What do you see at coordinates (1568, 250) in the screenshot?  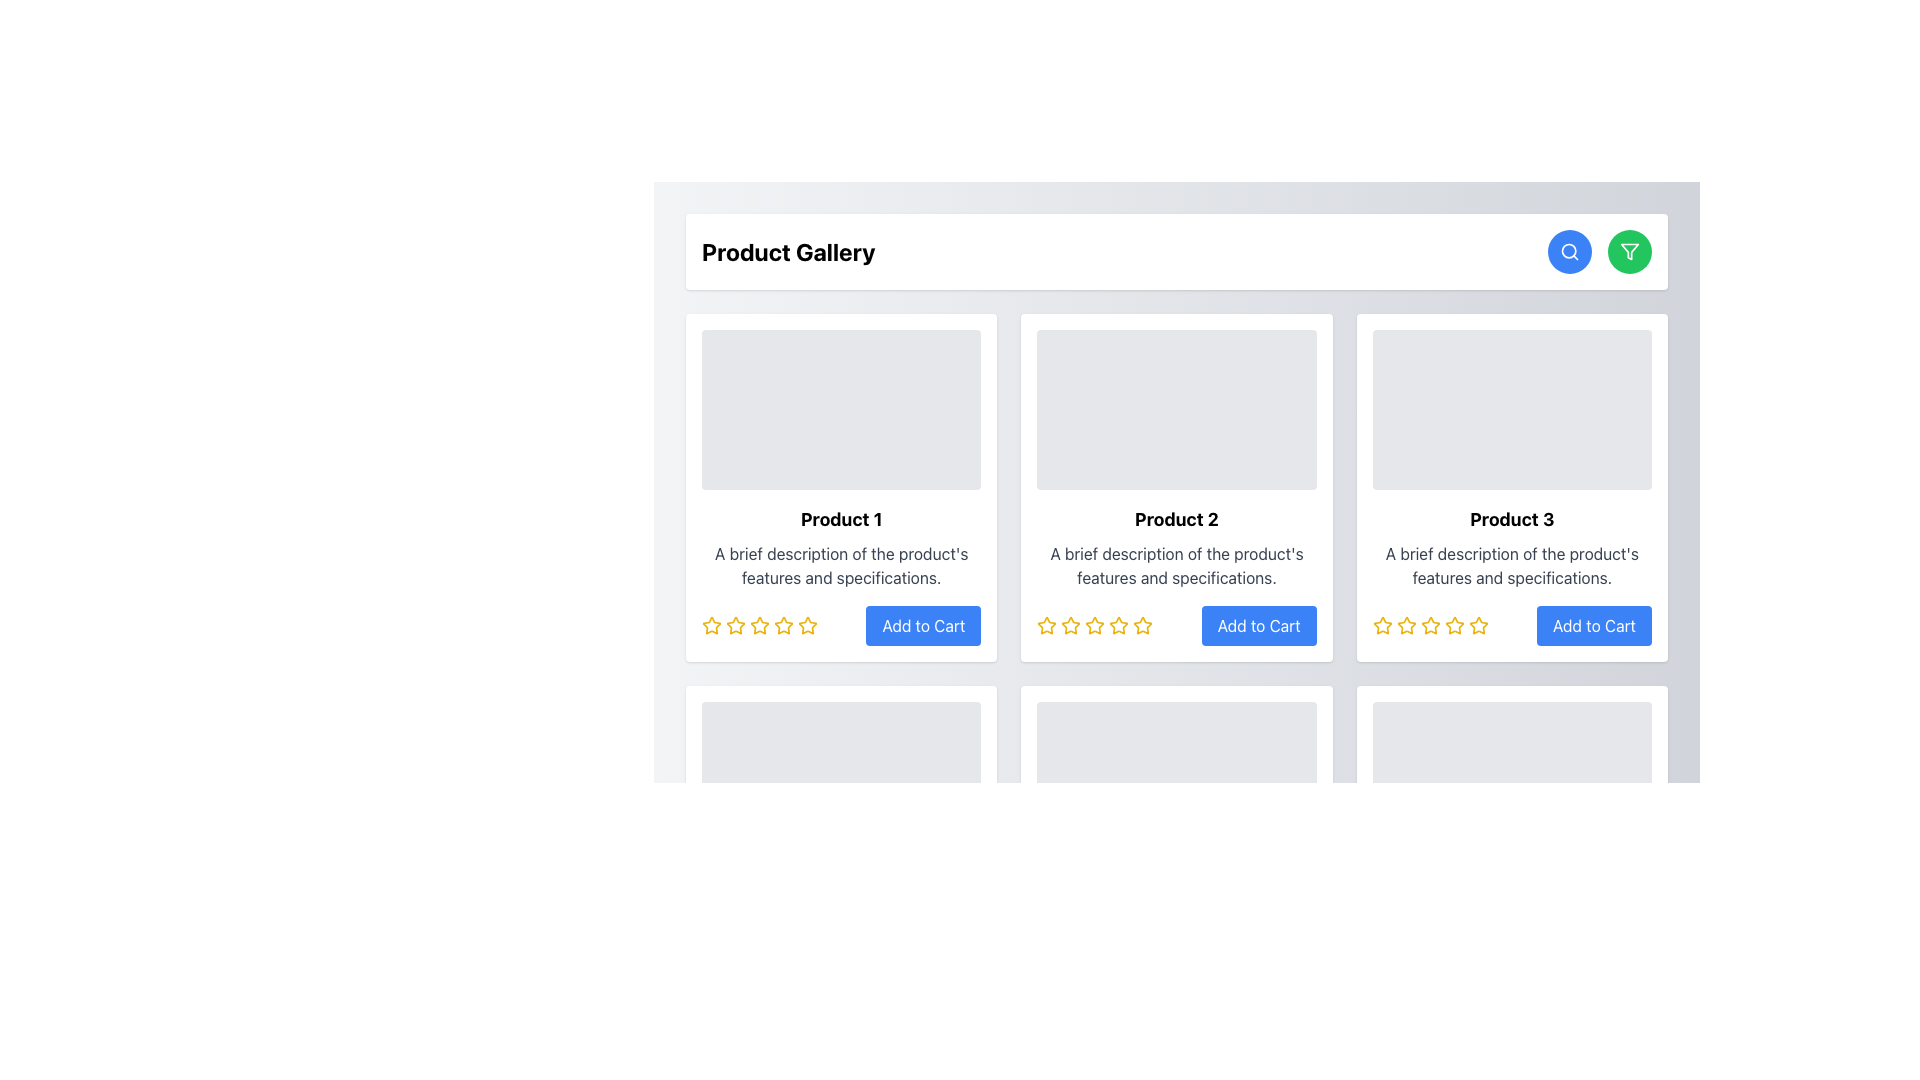 I see `the inner circular part of the magnifying glass icon, which is an SVG Circle Component with a thin black outline` at bounding box center [1568, 250].